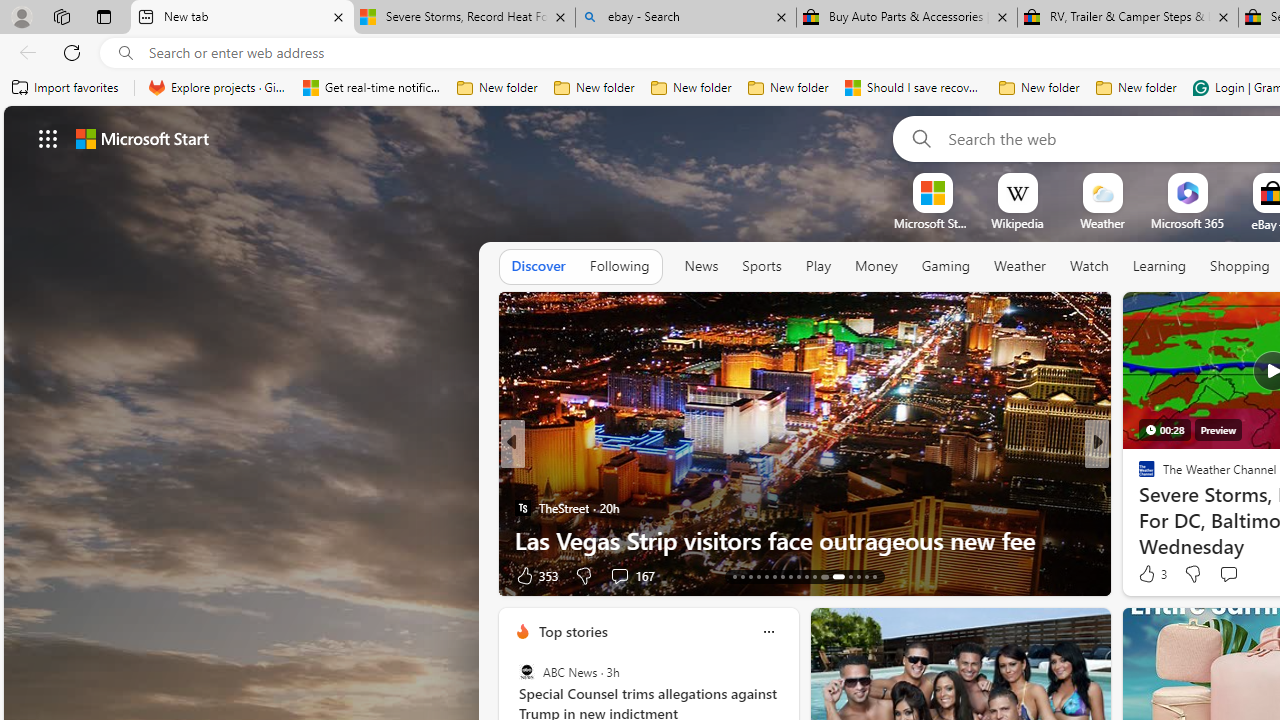  I want to click on 'Learning', so click(1159, 266).